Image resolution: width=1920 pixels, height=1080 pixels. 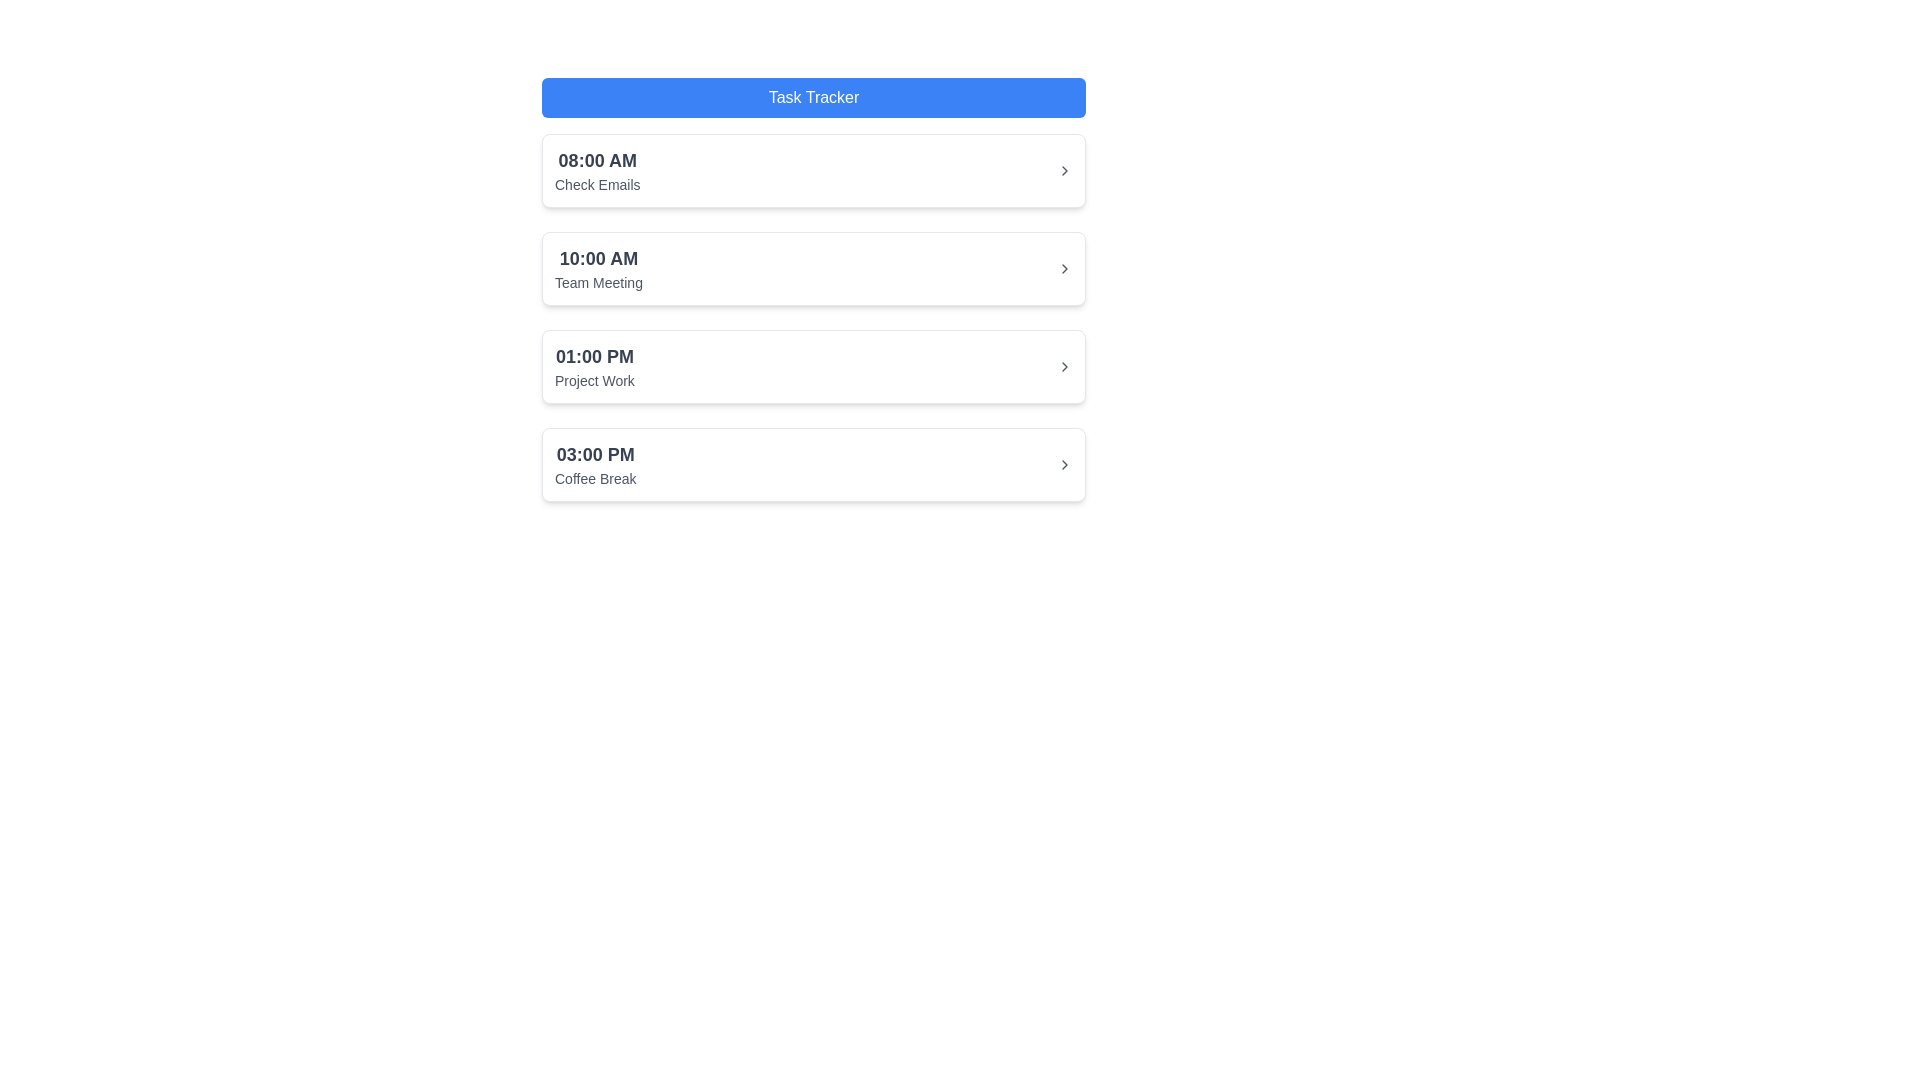 I want to click on the 'Team Meeting' event in the daily planner, so click(x=814, y=268).